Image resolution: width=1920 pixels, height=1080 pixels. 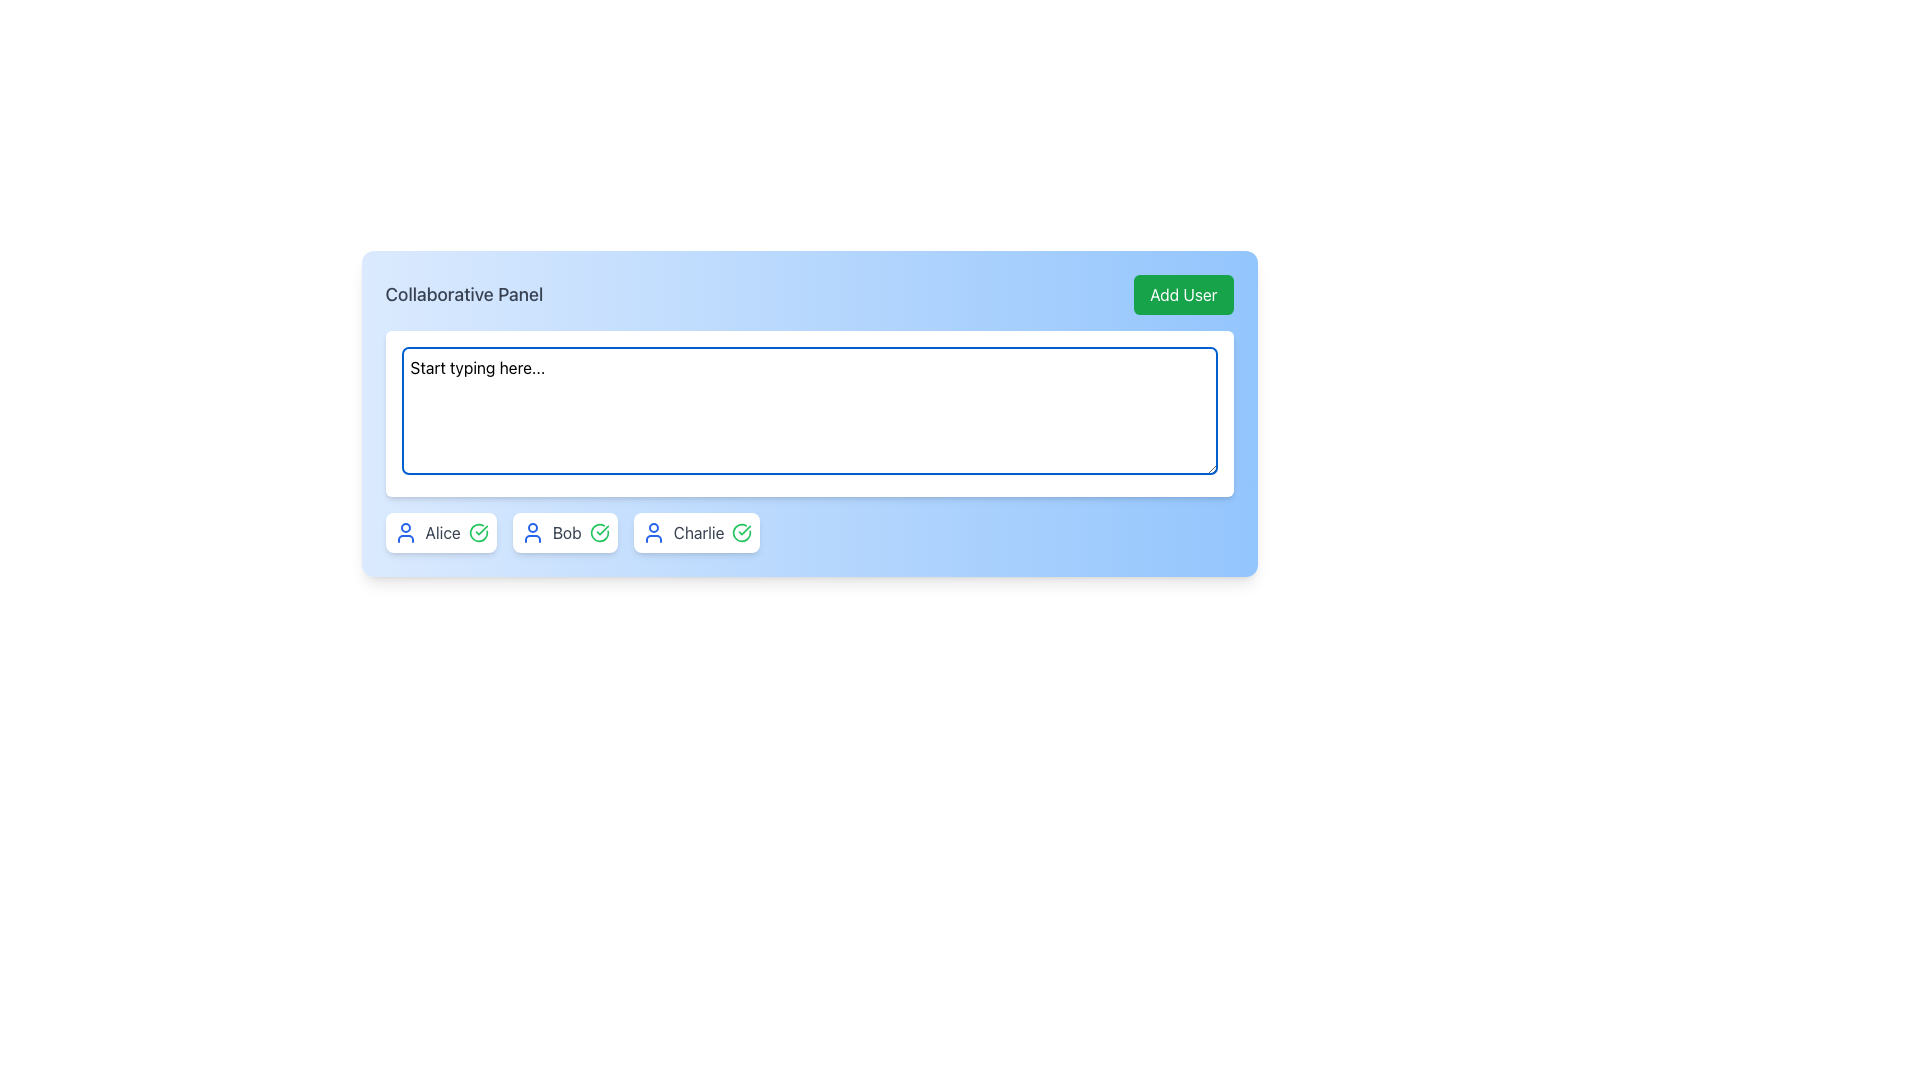 What do you see at coordinates (653, 531) in the screenshot?
I see `the user profile SVG icon, which features a circular head and a blue outline, located next to the text label 'Charlie'` at bounding box center [653, 531].